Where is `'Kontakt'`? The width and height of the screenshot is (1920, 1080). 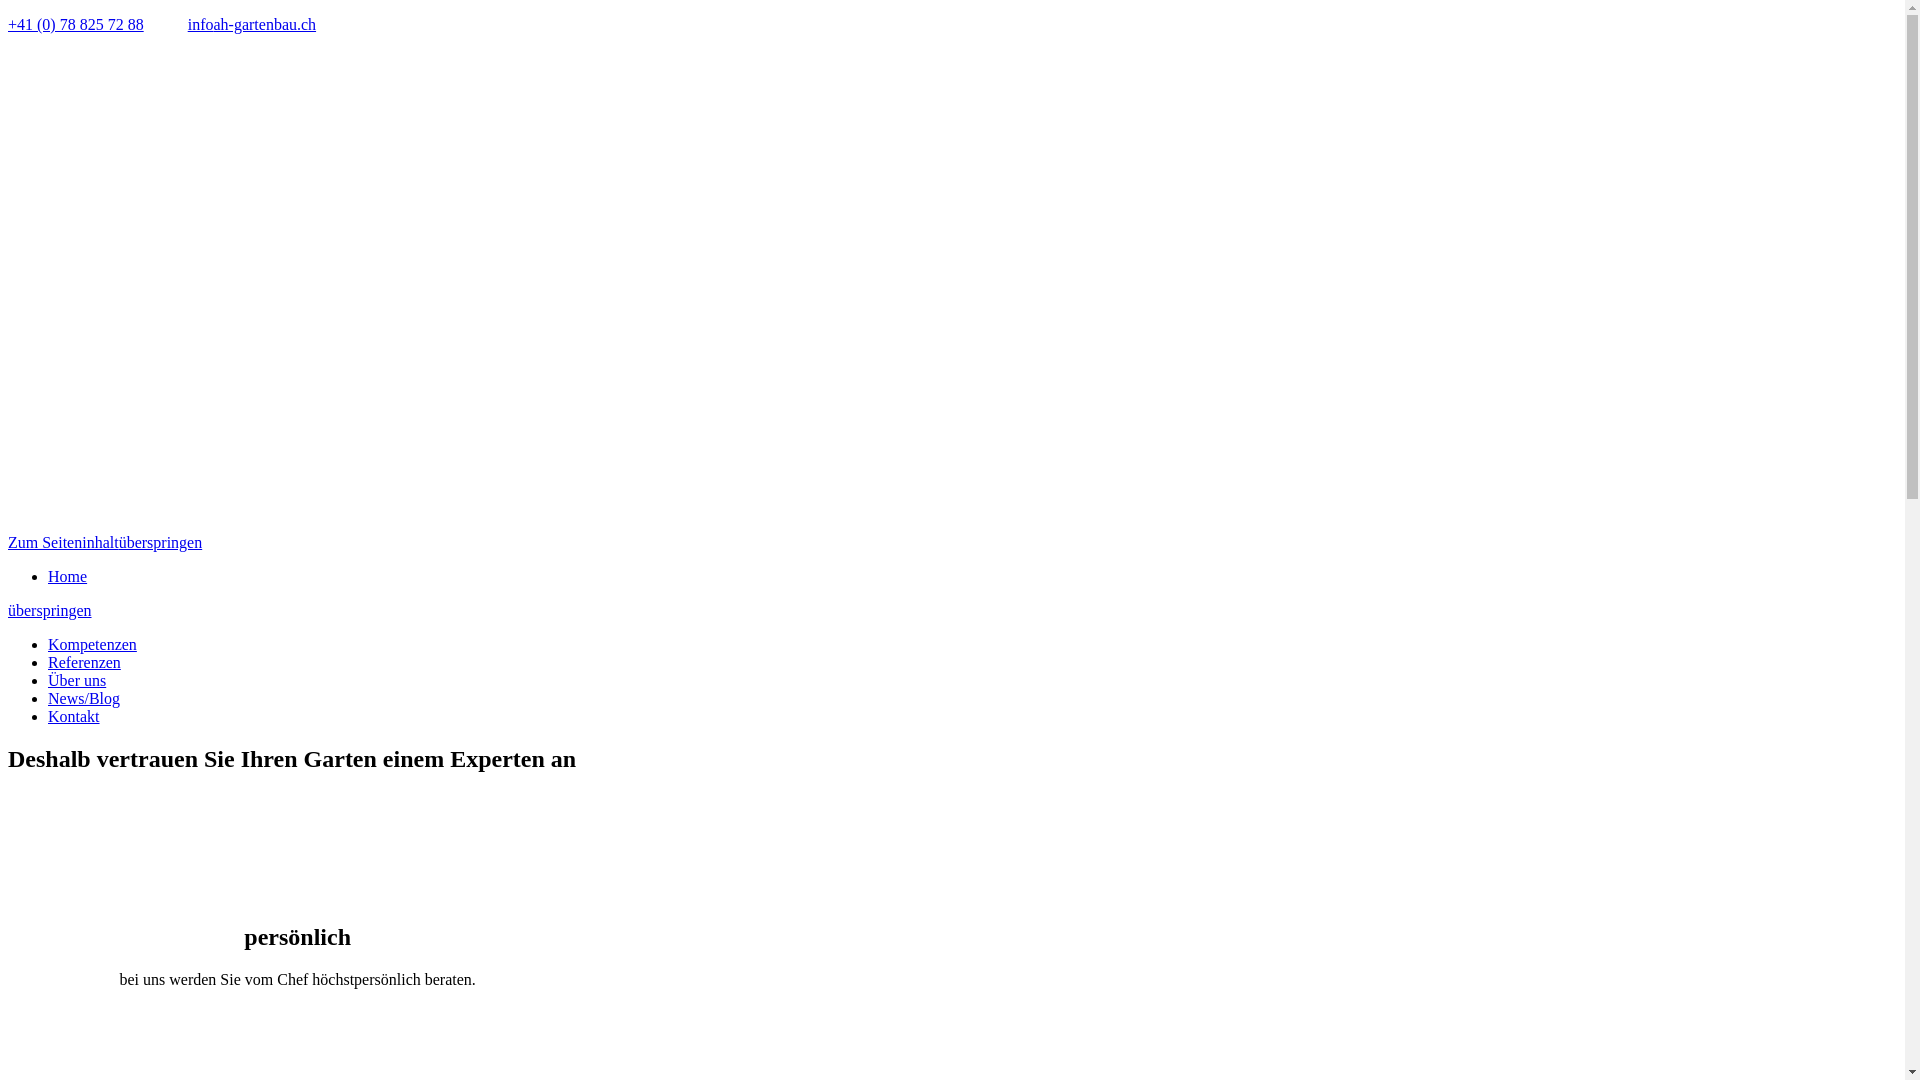 'Kontakt' is located at coordinates (48, 715).